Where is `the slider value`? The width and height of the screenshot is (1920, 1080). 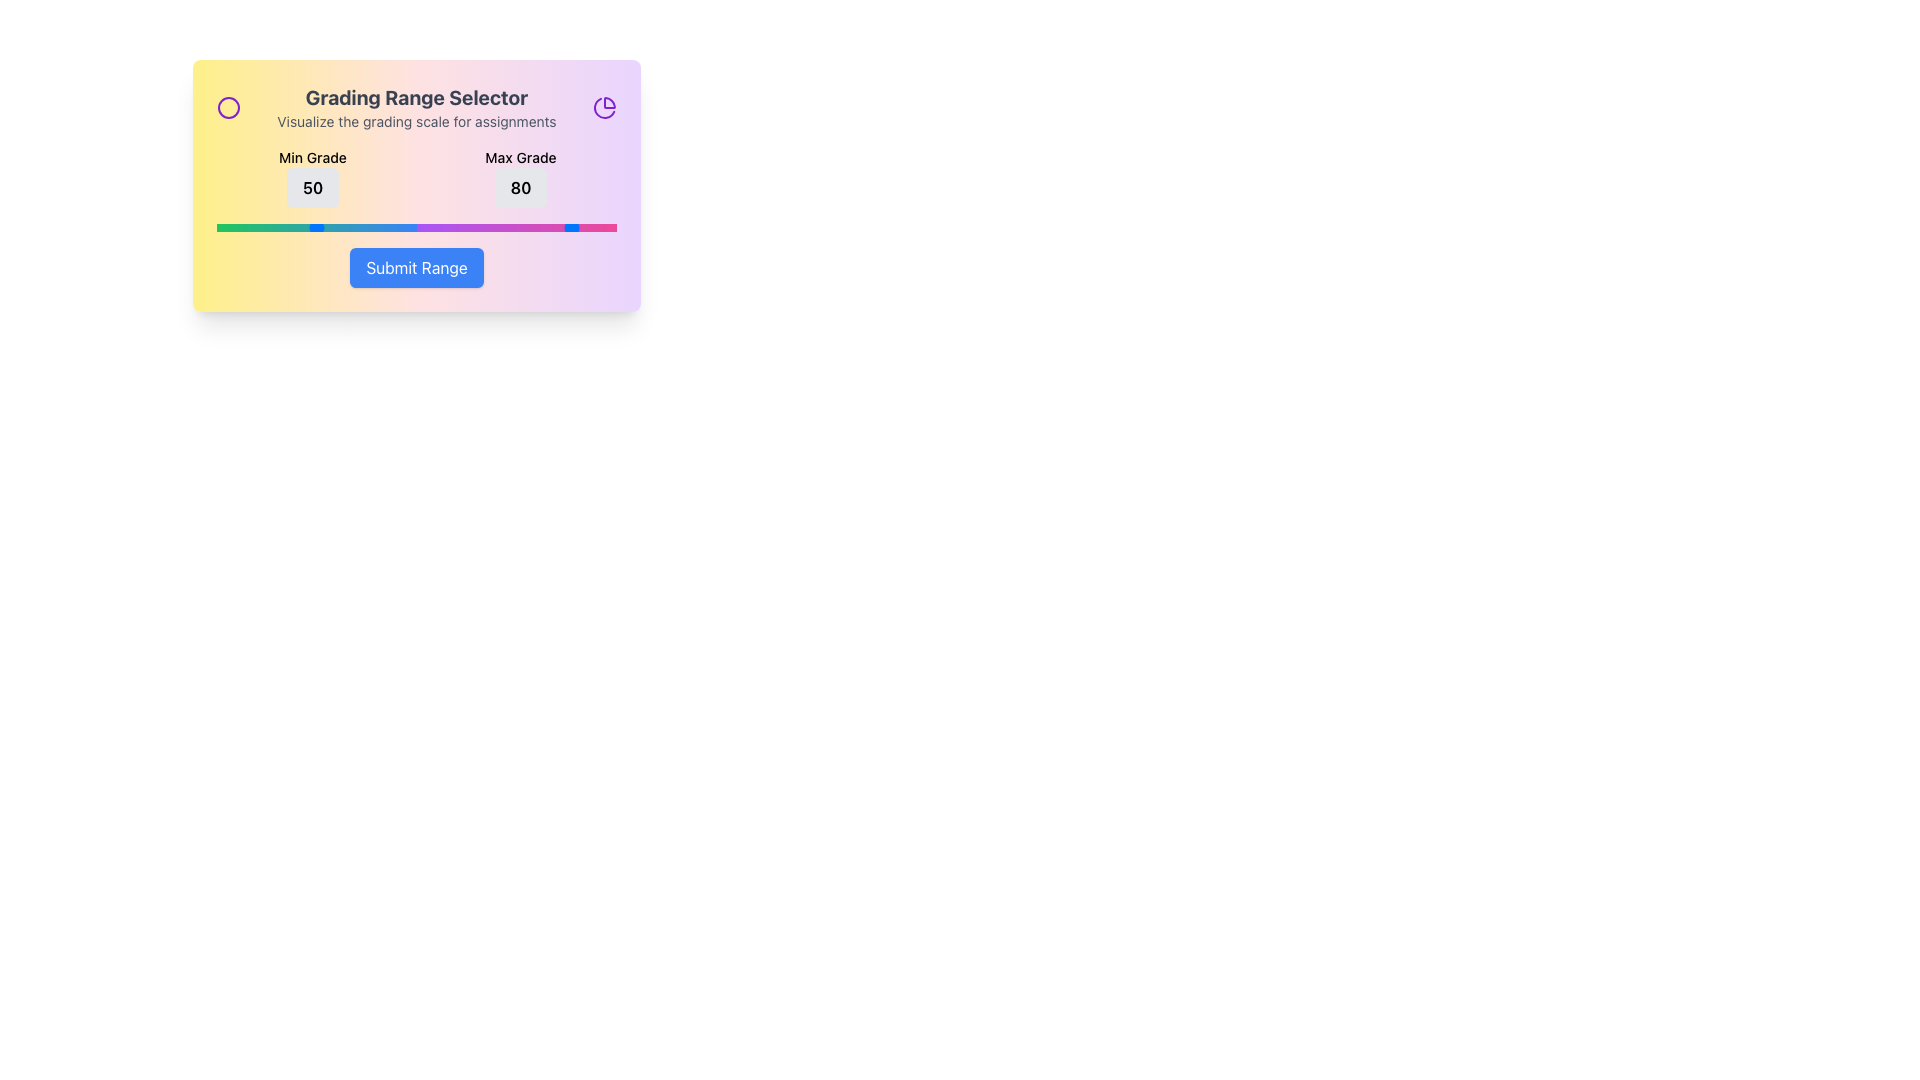
the slider value is located at coordinates (291, 226).